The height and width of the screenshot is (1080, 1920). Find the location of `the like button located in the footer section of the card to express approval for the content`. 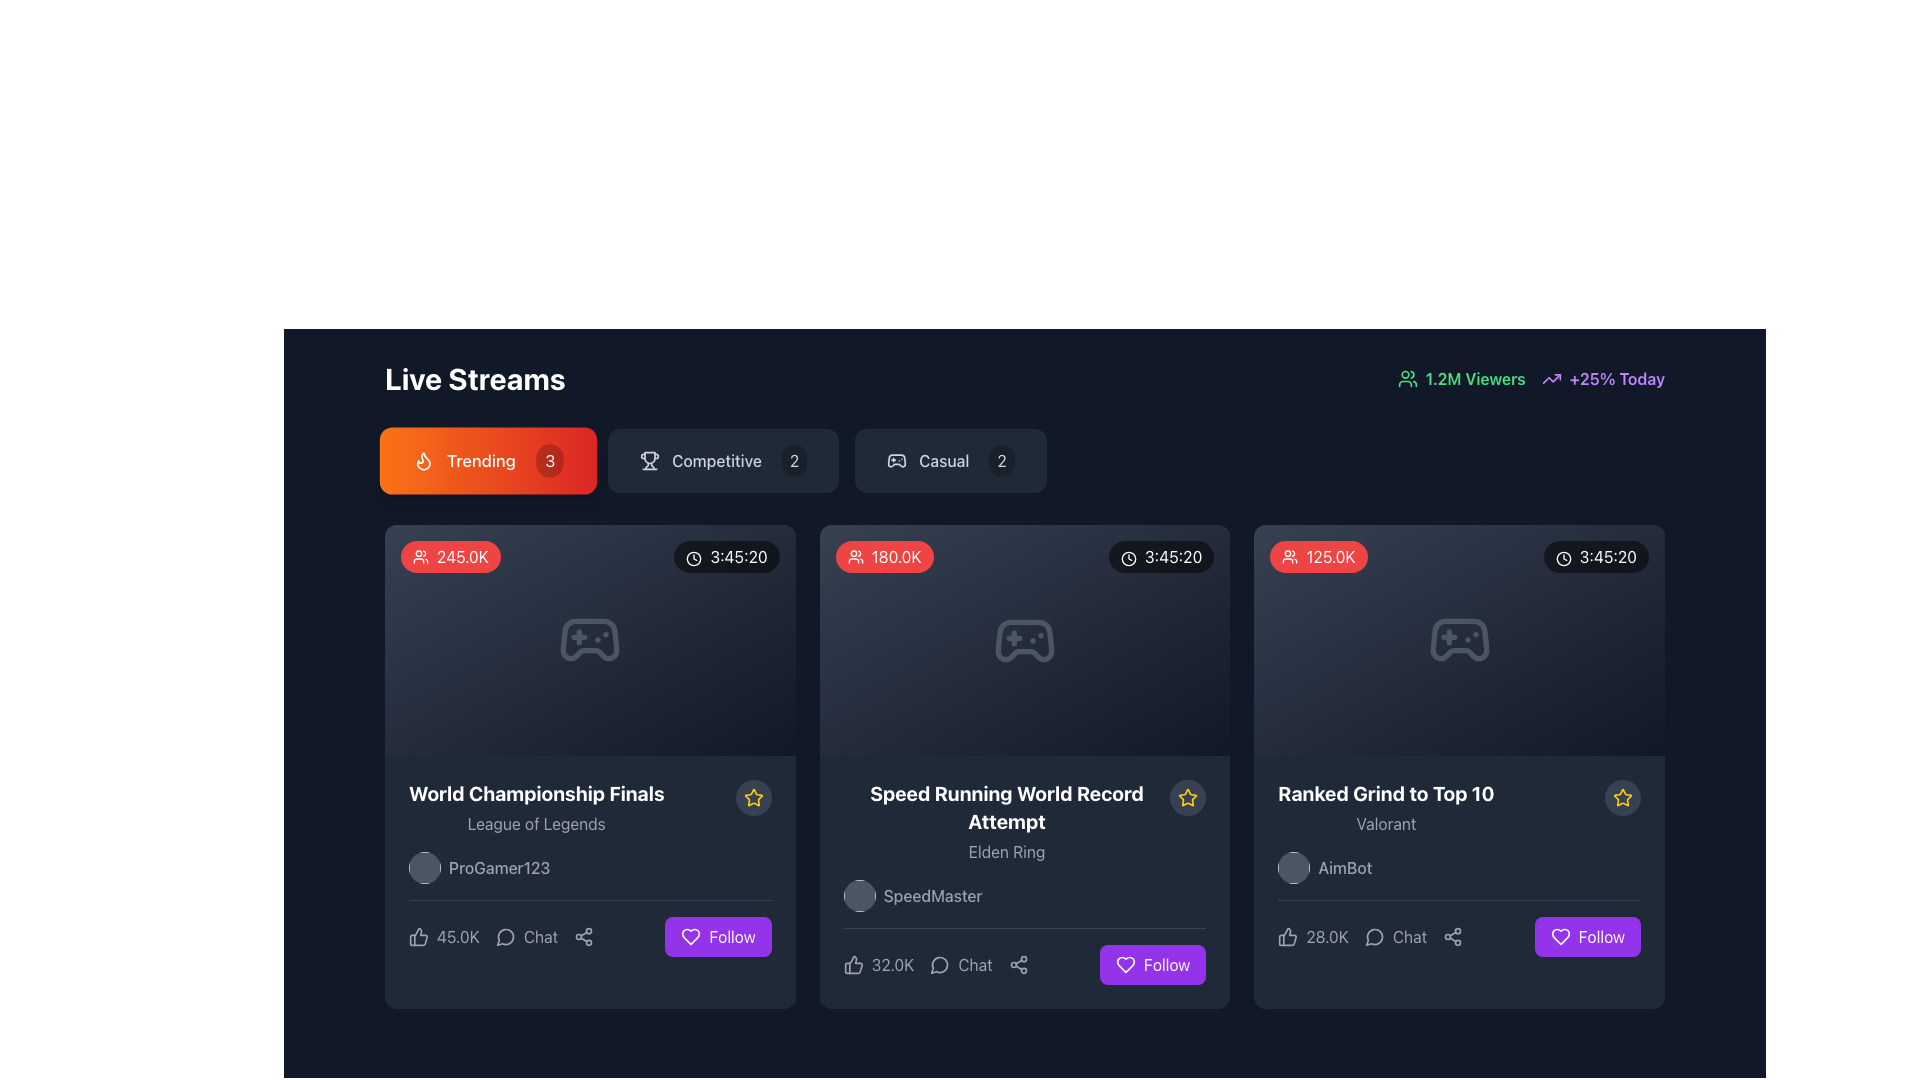

the like button located in the footer section of the card to express approval for the content is located at coordinates (443, 937).